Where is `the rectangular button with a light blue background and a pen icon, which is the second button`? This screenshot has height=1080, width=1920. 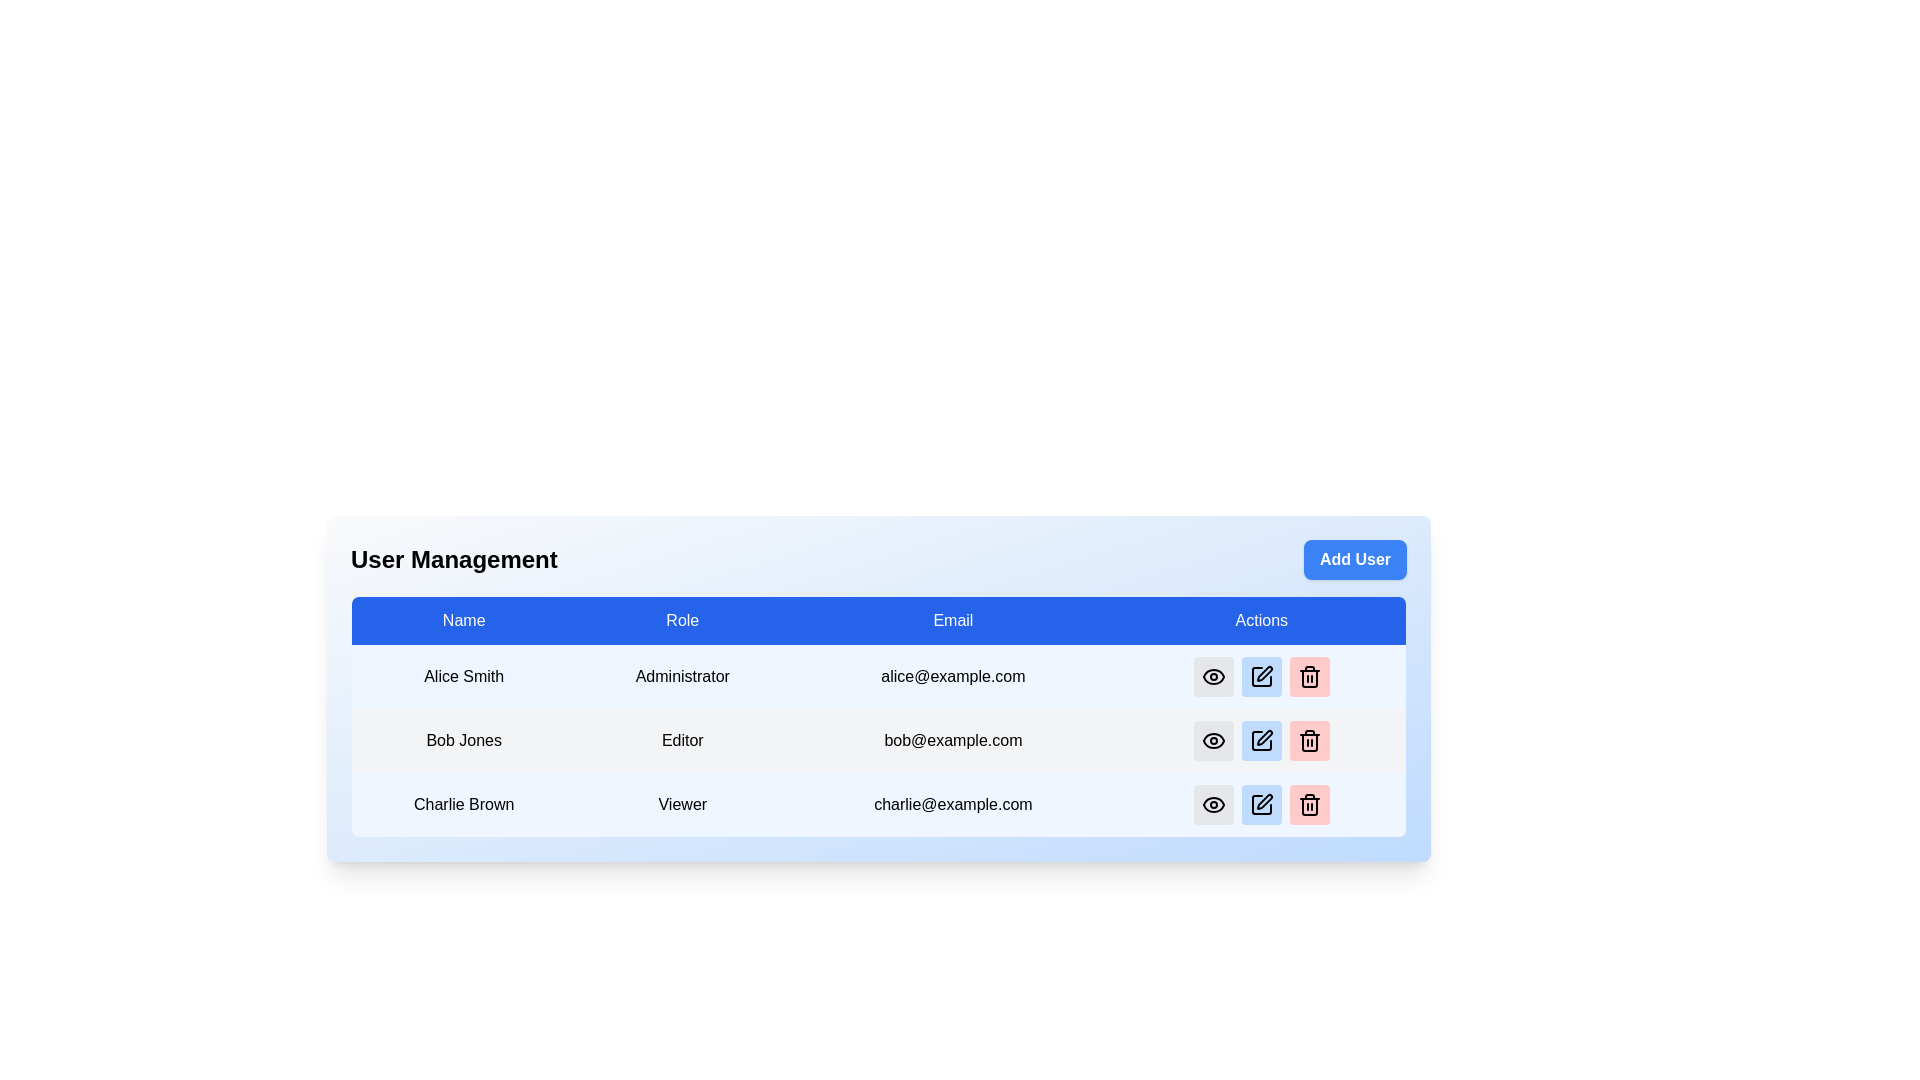
the rectangular button with a light blue background and a pen icon, which is the second button is located at coordinates (1261, 804).